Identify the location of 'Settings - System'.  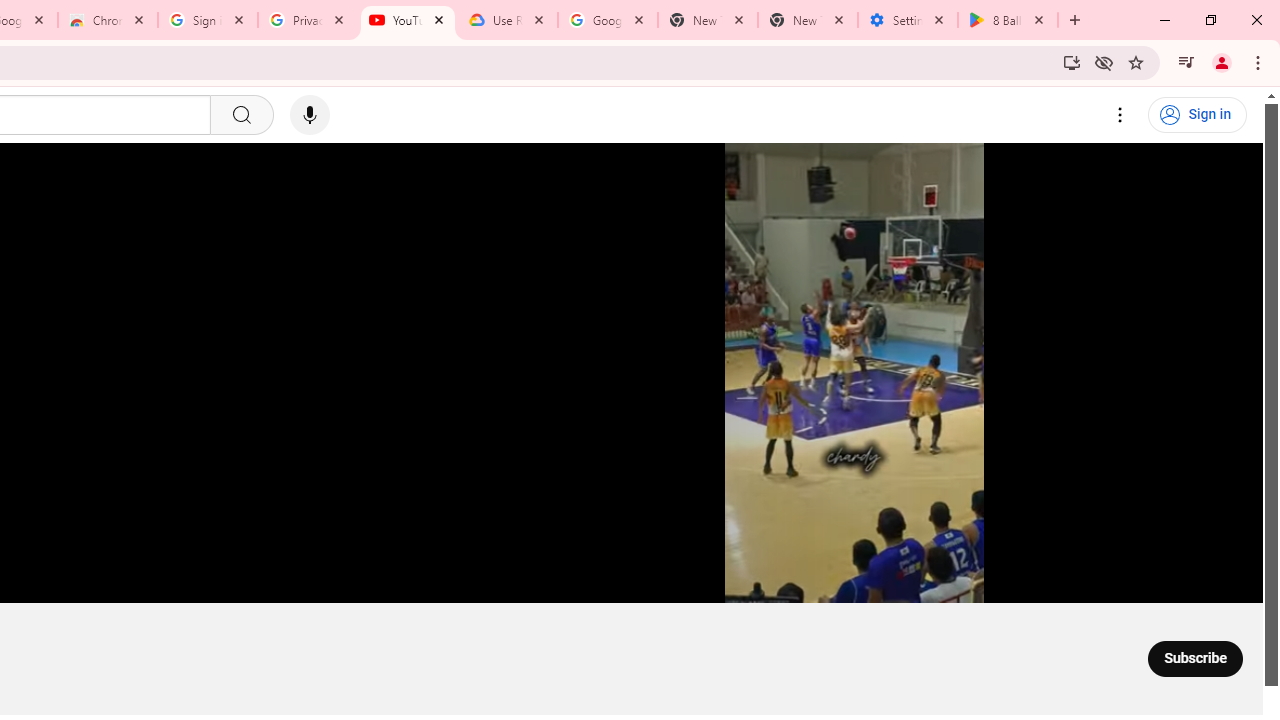
(906, 20).